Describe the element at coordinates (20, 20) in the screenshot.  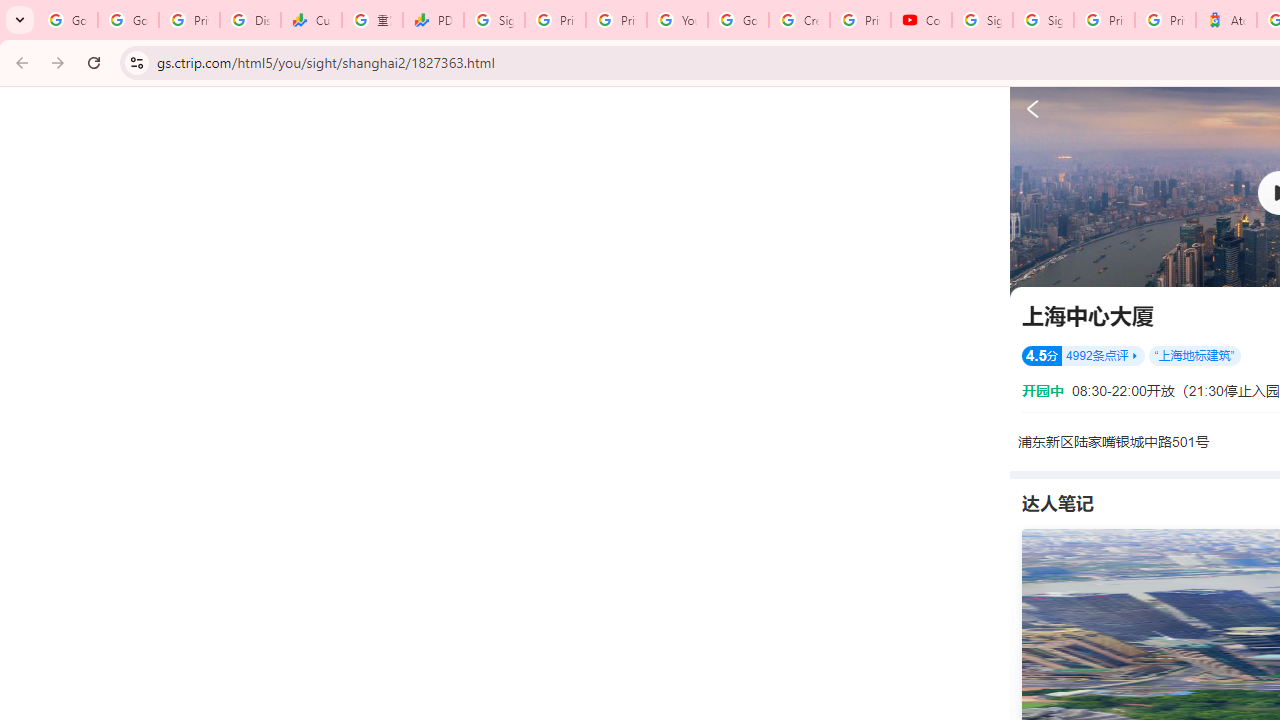
I see `'Search tabs'` at that location.